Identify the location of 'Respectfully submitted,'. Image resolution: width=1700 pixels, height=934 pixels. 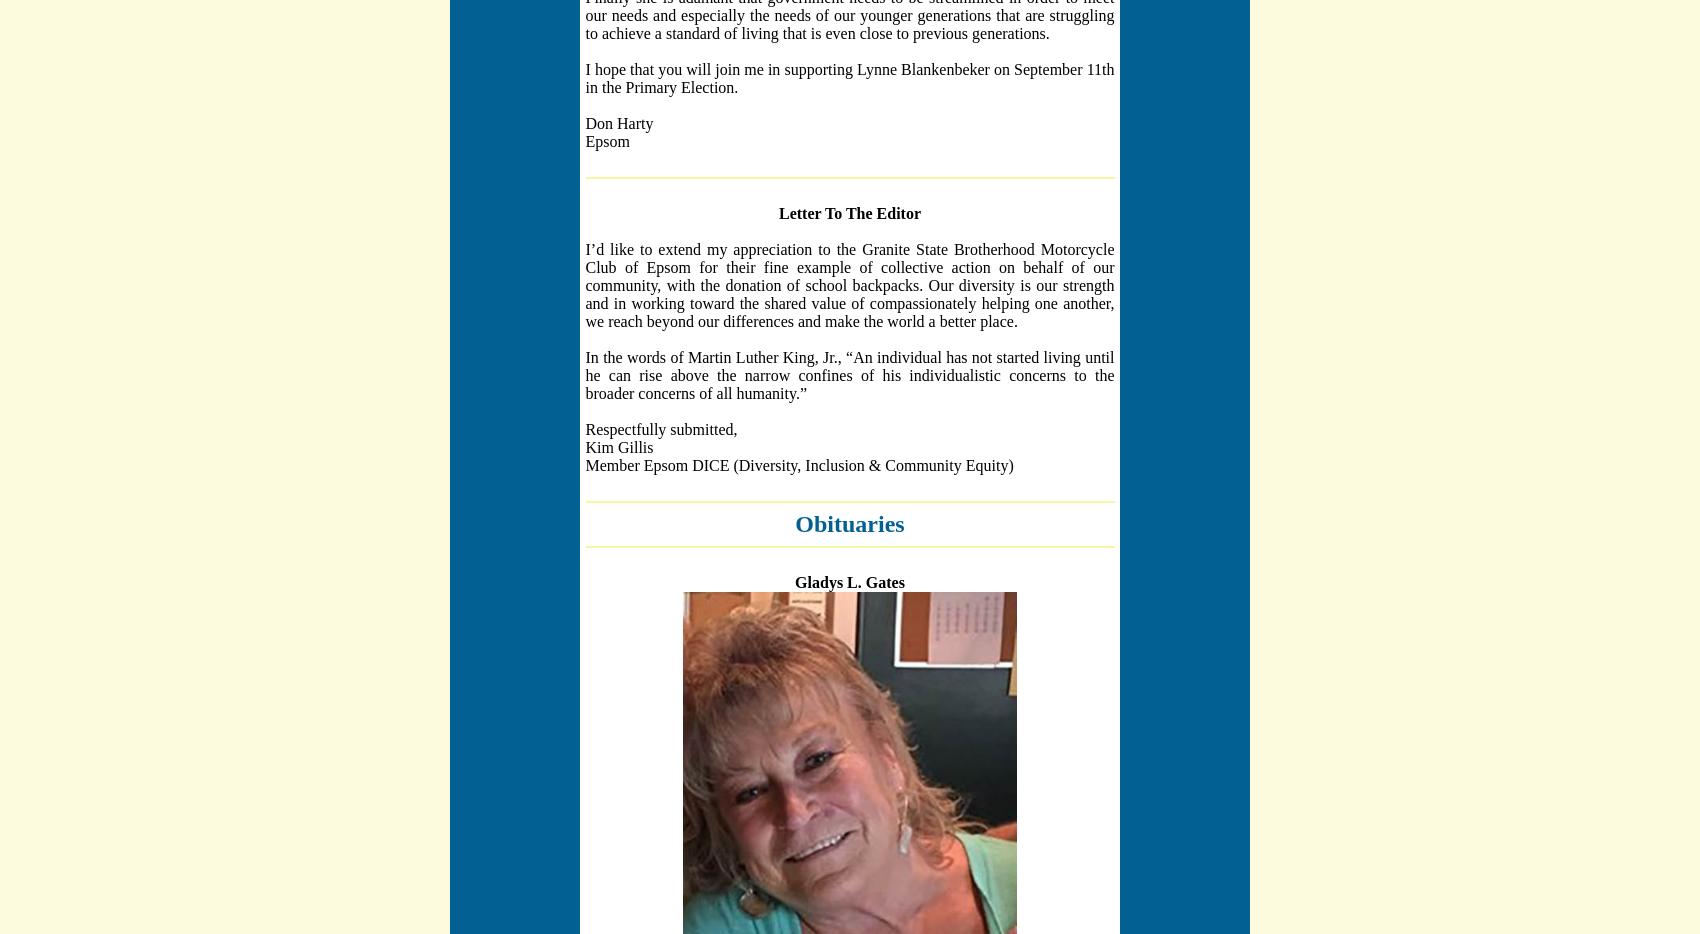
(660, 428).